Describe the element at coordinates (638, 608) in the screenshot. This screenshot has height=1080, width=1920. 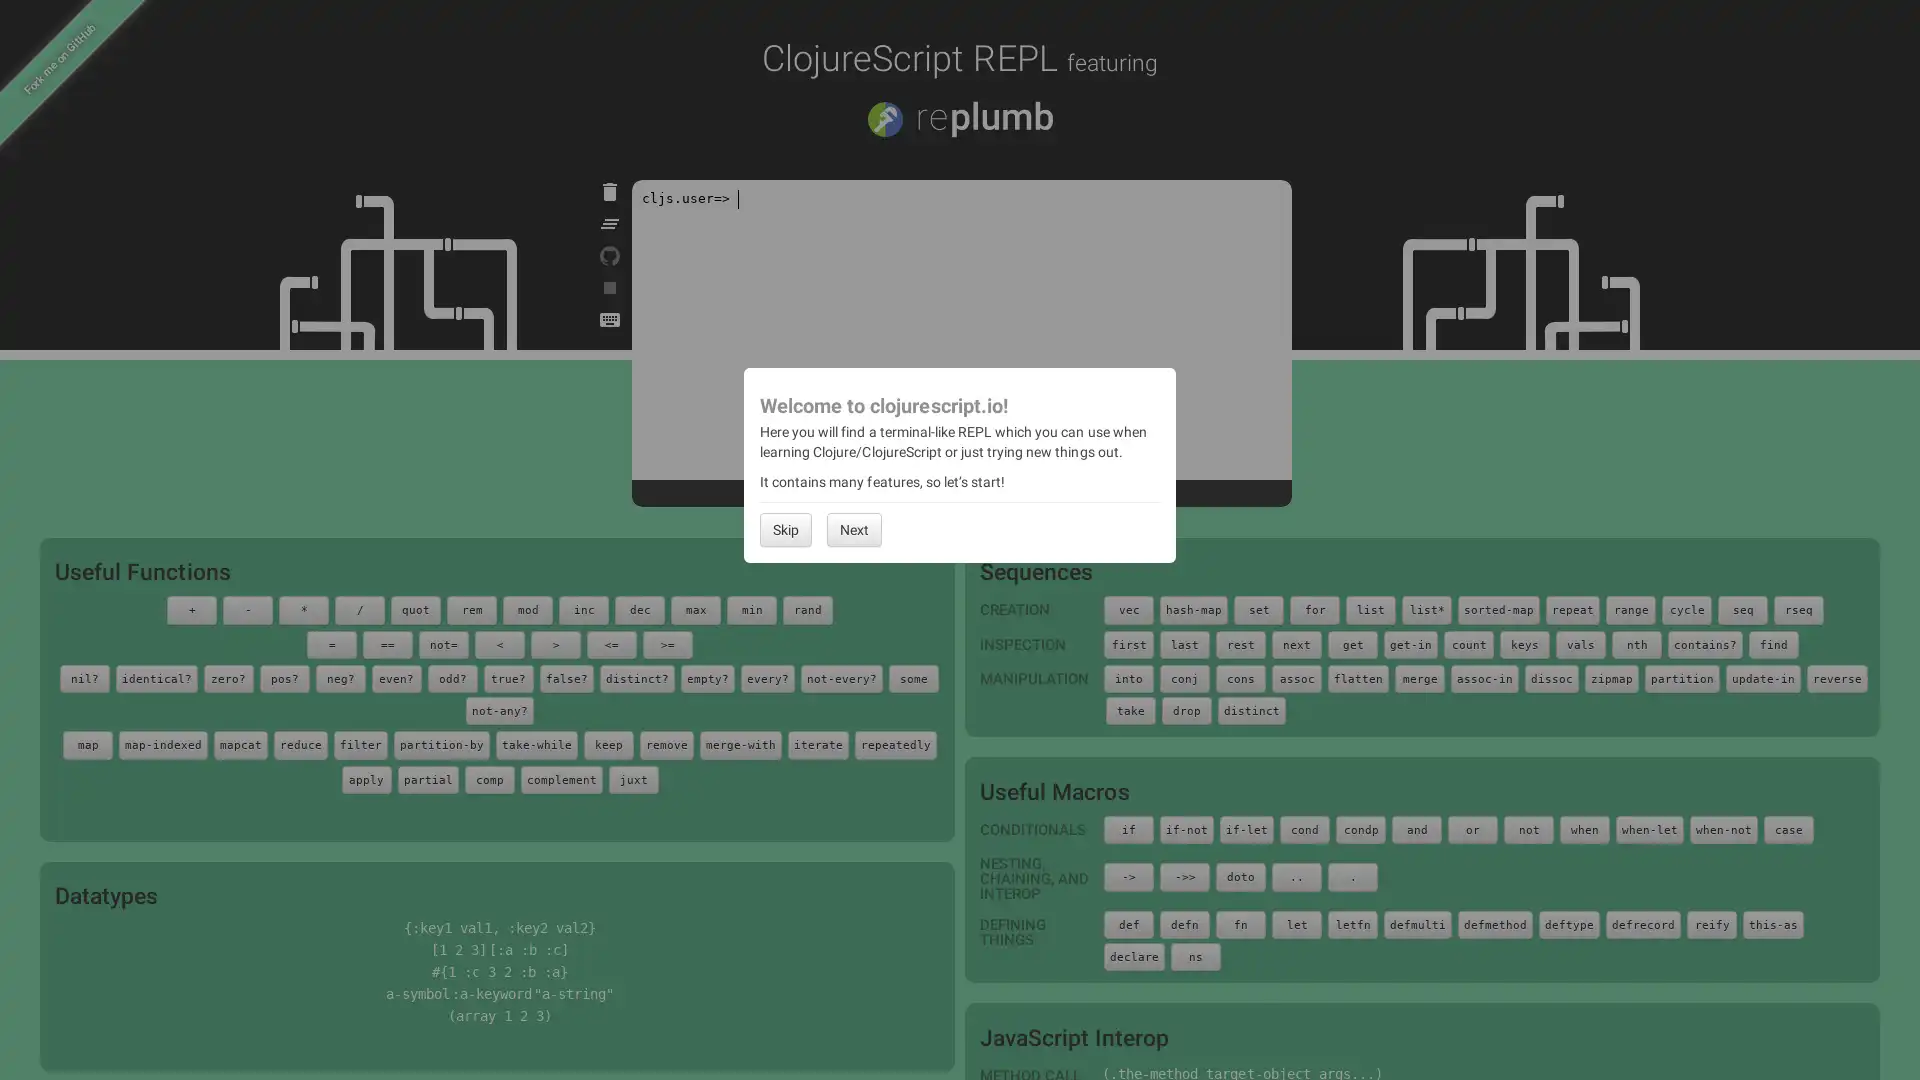
I see `dec` at that location.